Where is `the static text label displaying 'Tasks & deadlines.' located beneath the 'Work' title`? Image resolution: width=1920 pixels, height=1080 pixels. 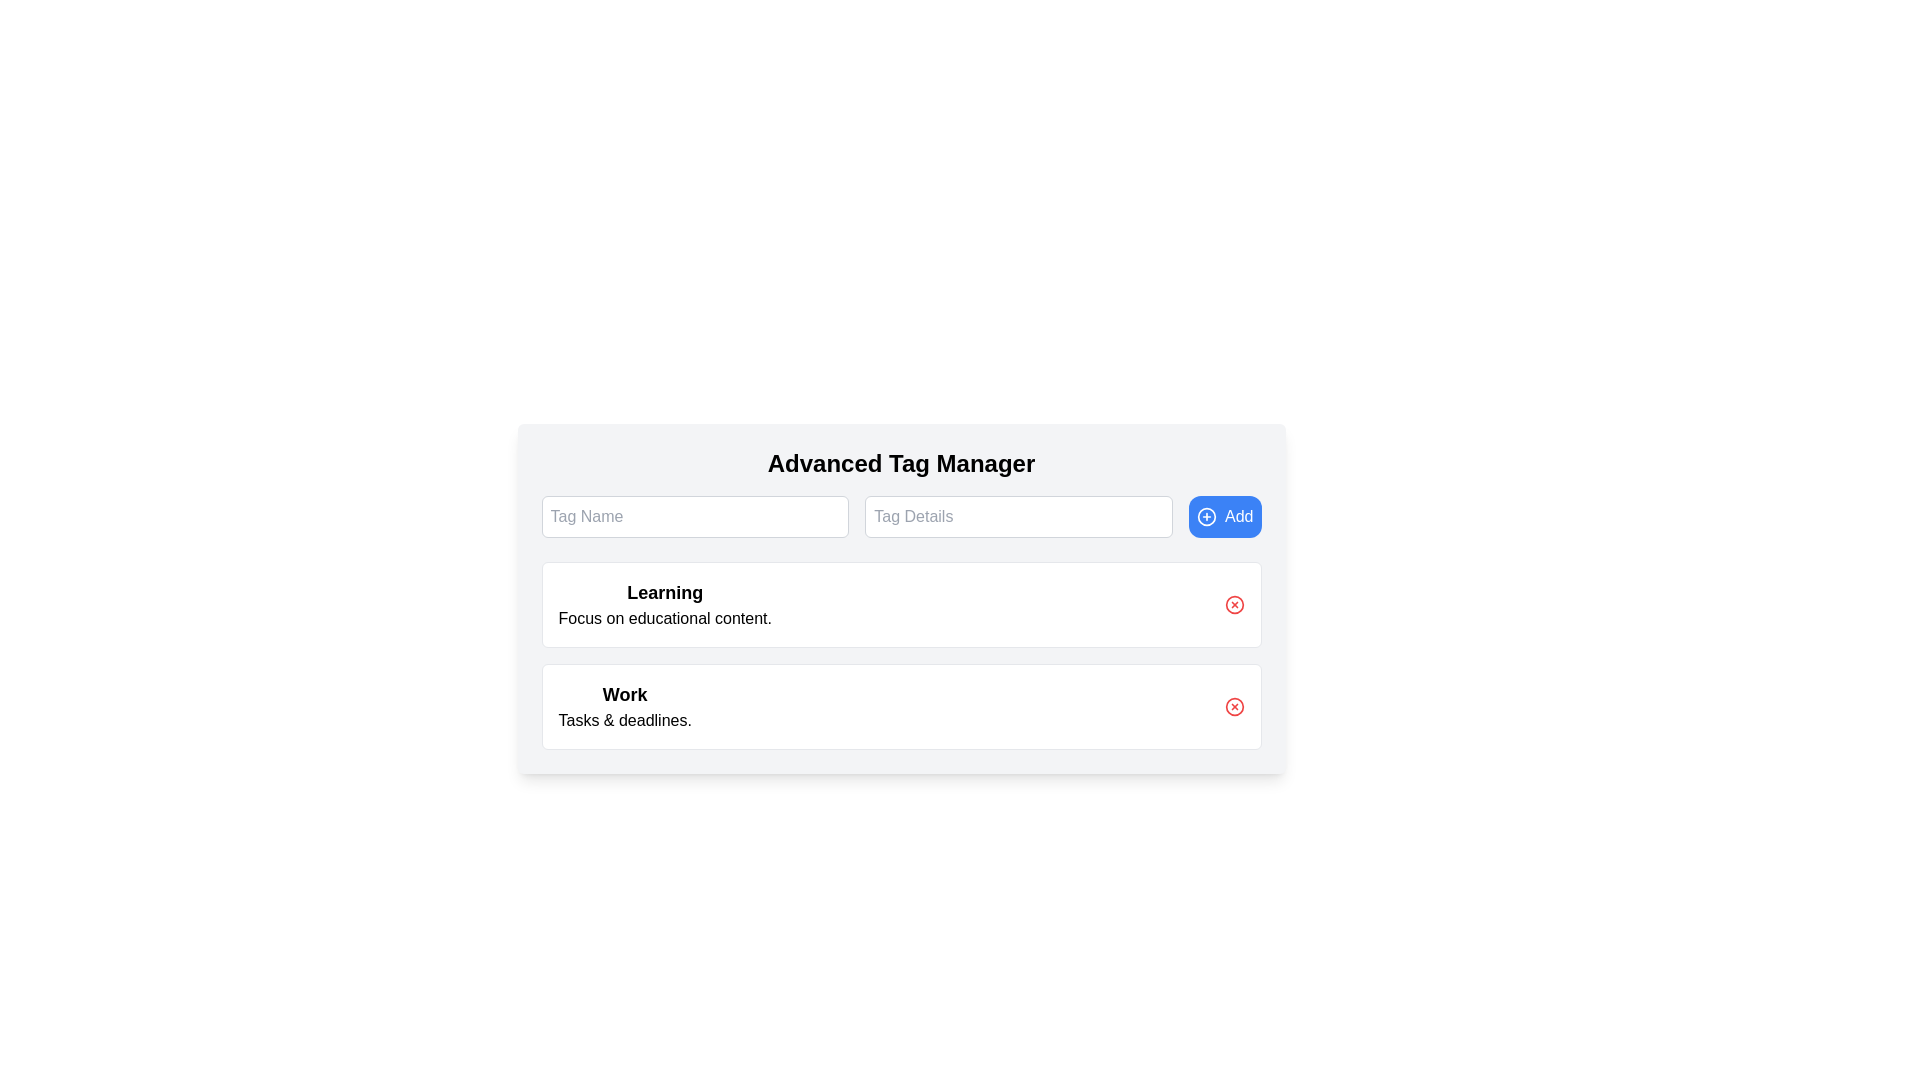
the static text label displaying 'Tasks & deadlines.' located beneath the 'Work' title is located at coordinates (624, 721).